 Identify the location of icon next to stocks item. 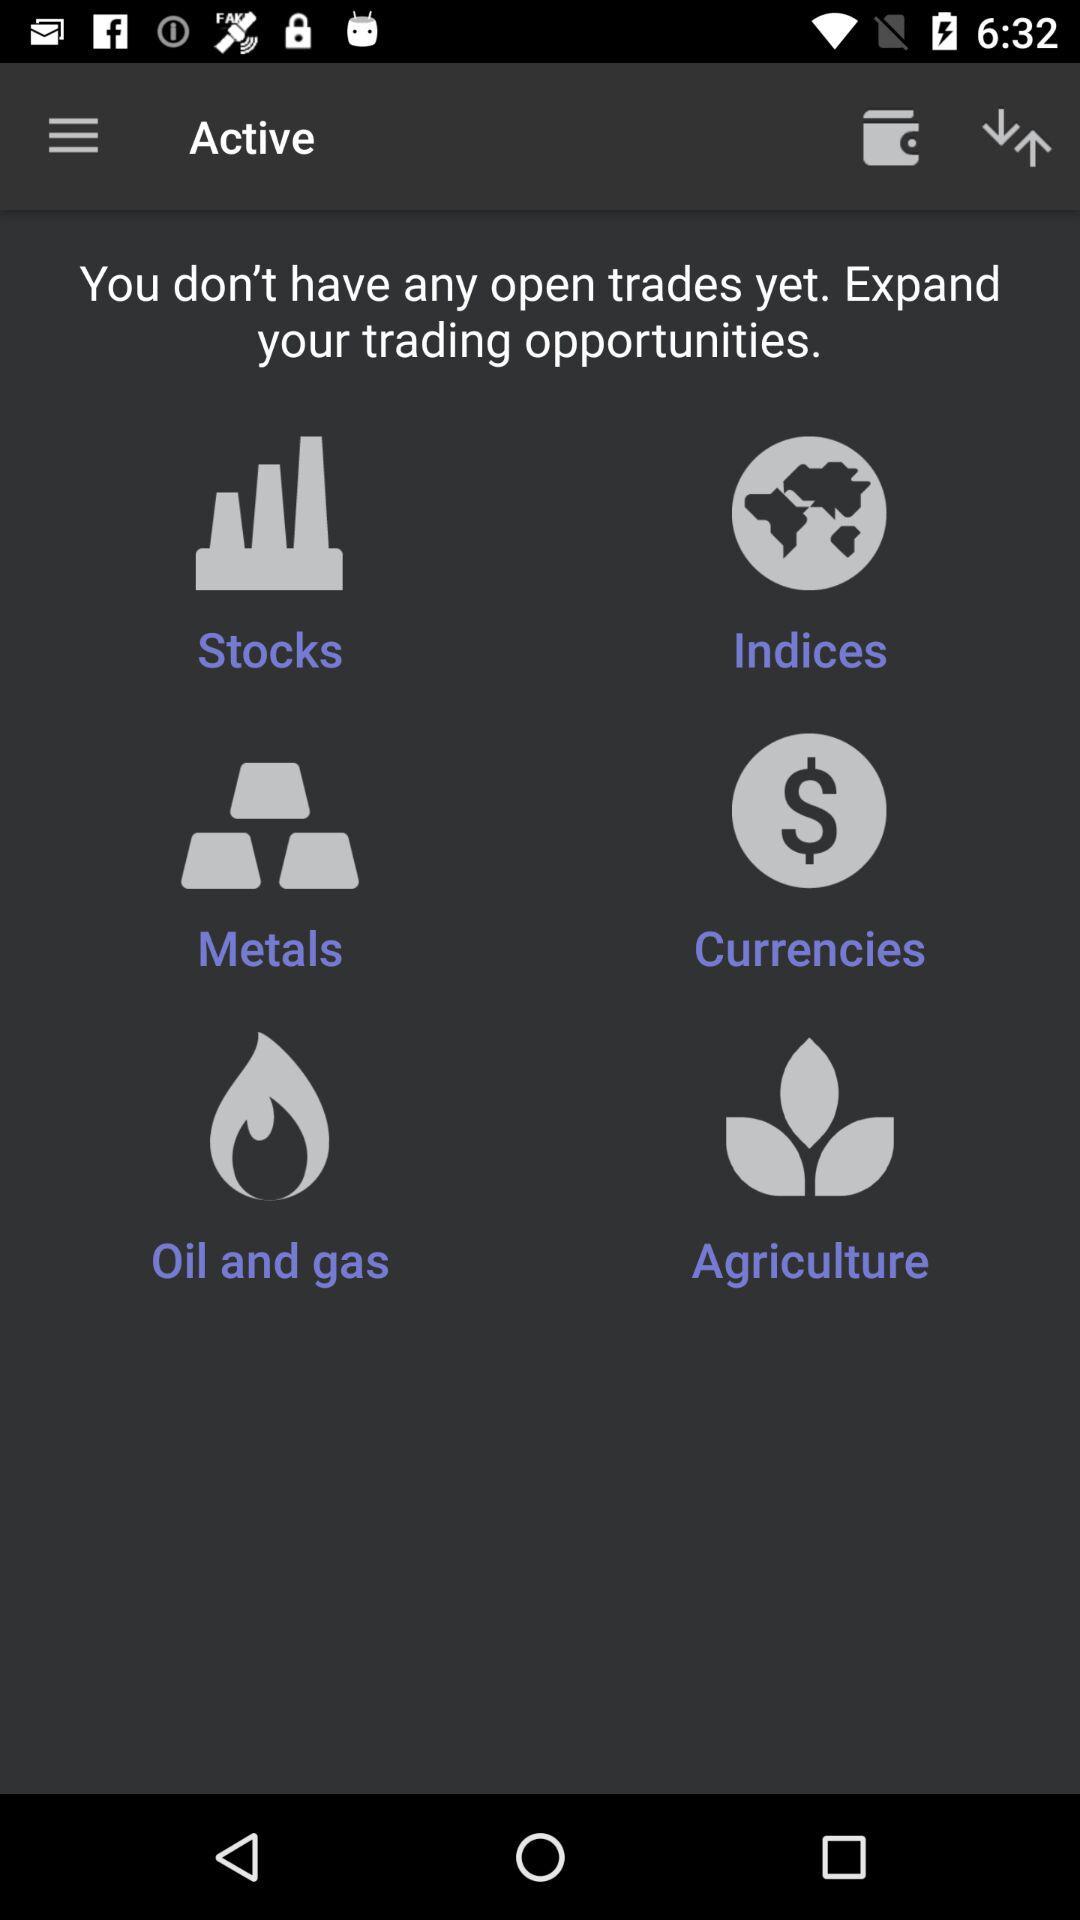
(810, 558).